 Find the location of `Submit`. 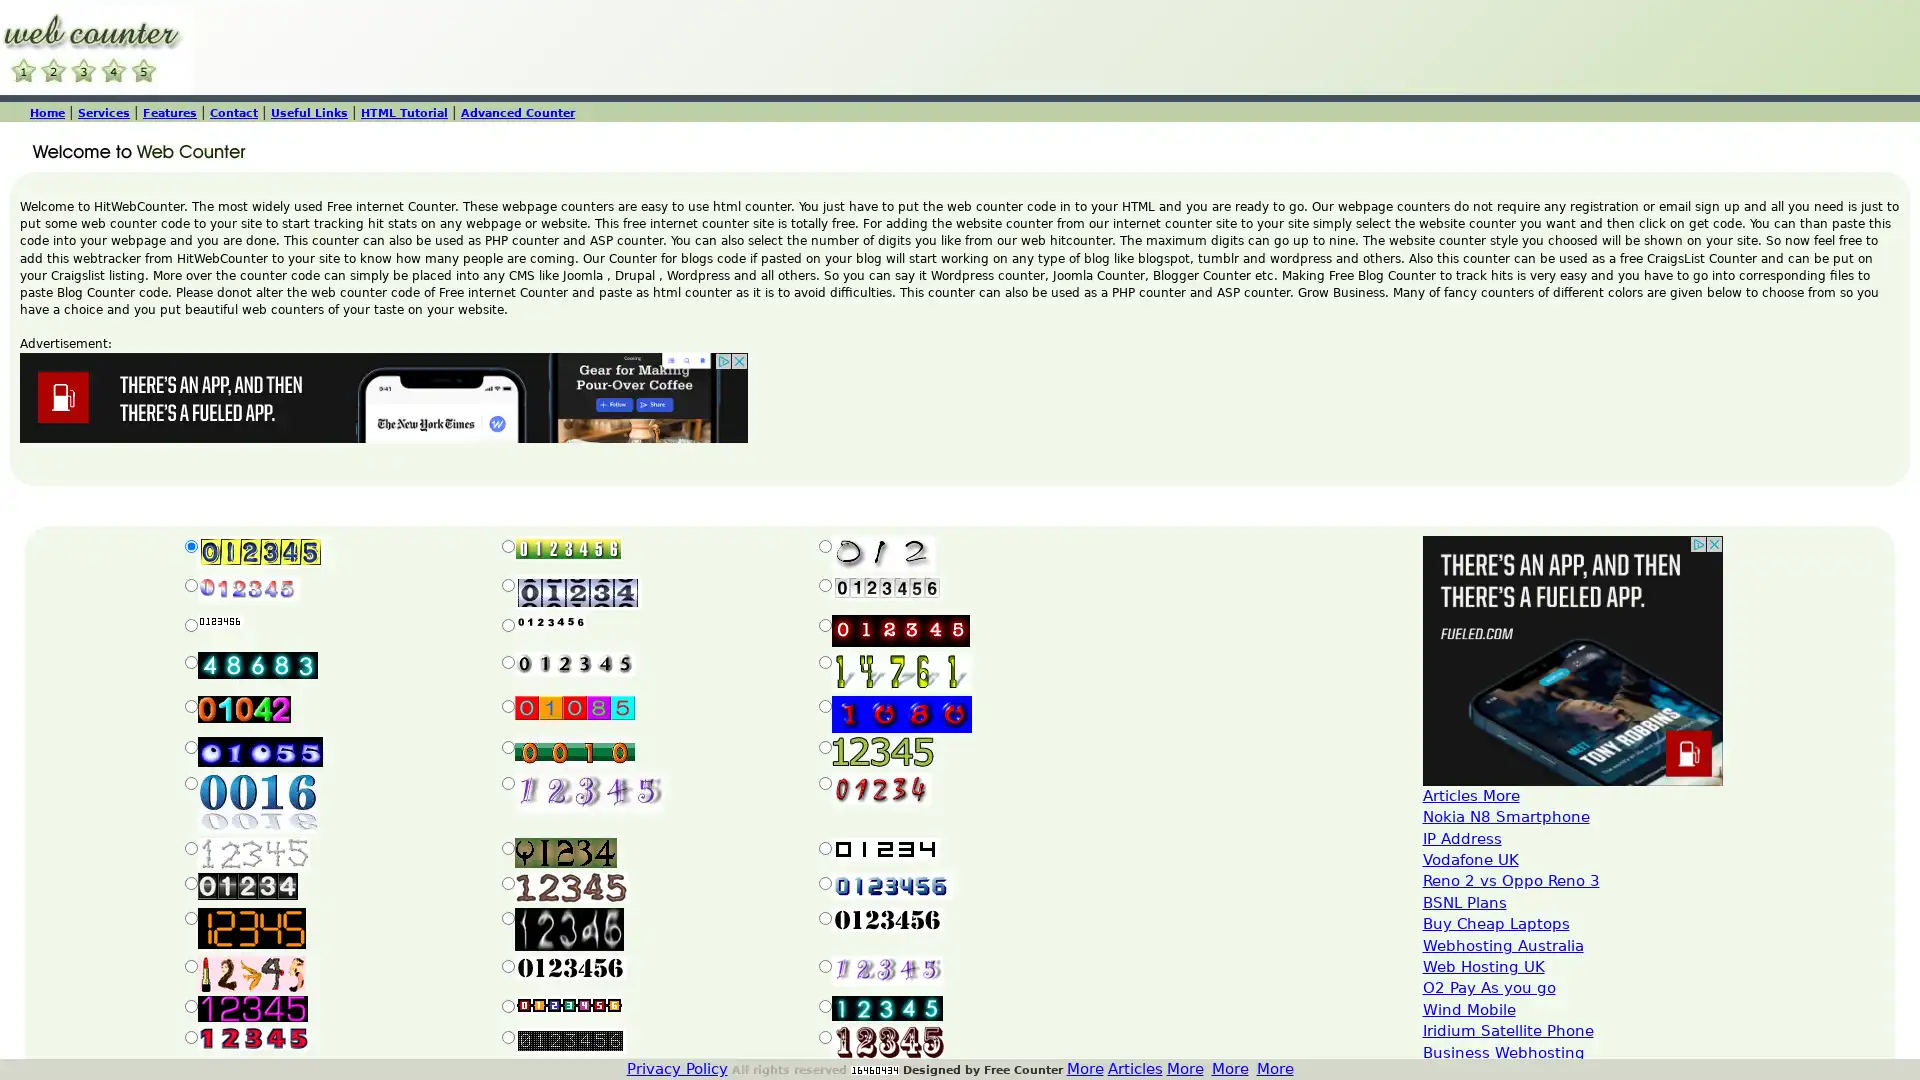

Submit is located at coordinates (259, 752).